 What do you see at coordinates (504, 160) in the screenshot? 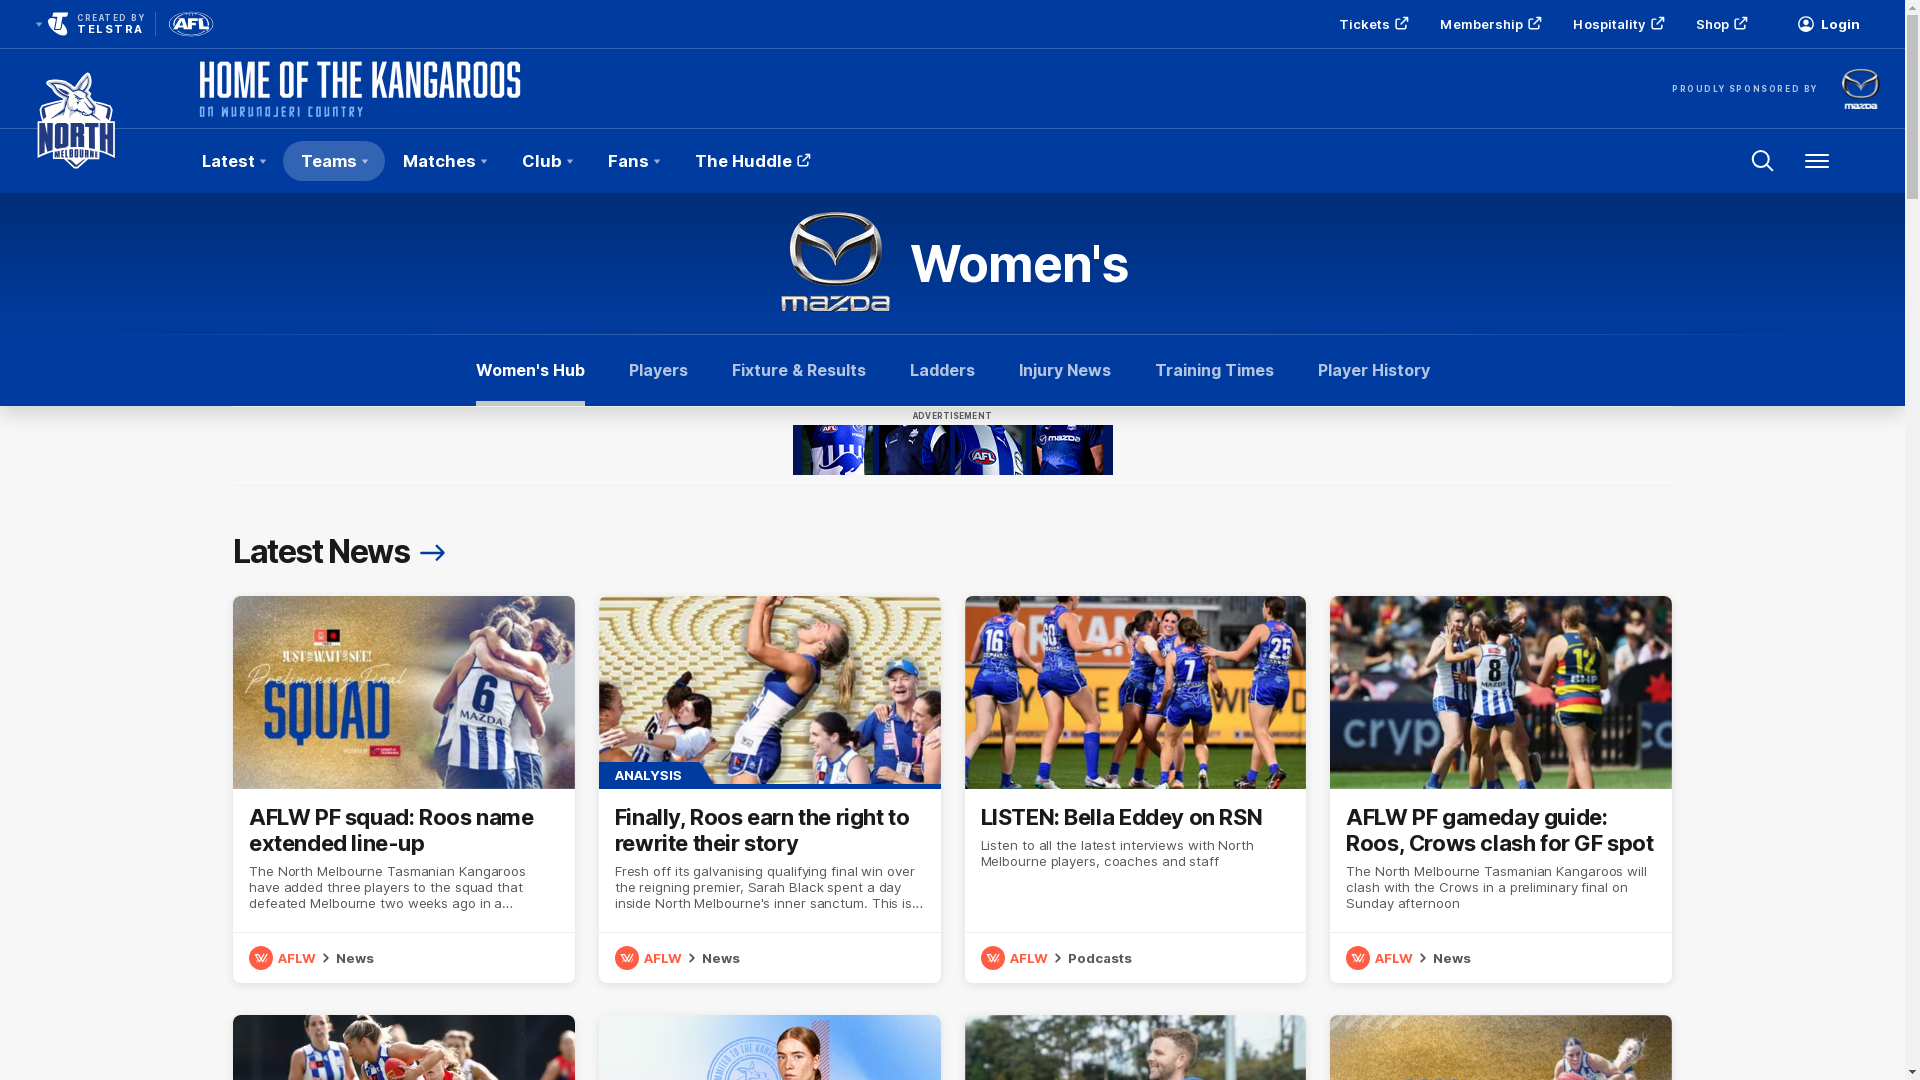
I see `'Club'` at bounding box center [504, 160].